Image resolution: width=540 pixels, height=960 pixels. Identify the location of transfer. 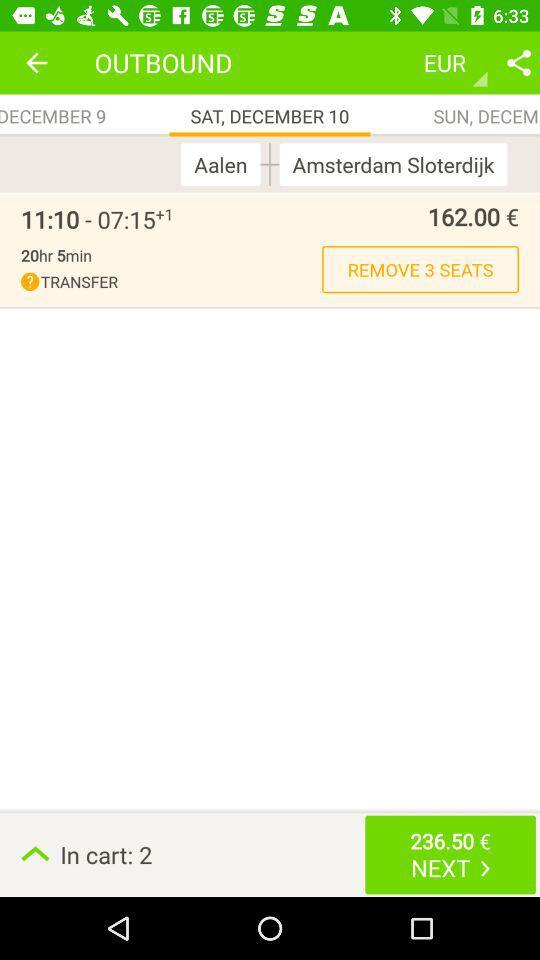
(171, 281).